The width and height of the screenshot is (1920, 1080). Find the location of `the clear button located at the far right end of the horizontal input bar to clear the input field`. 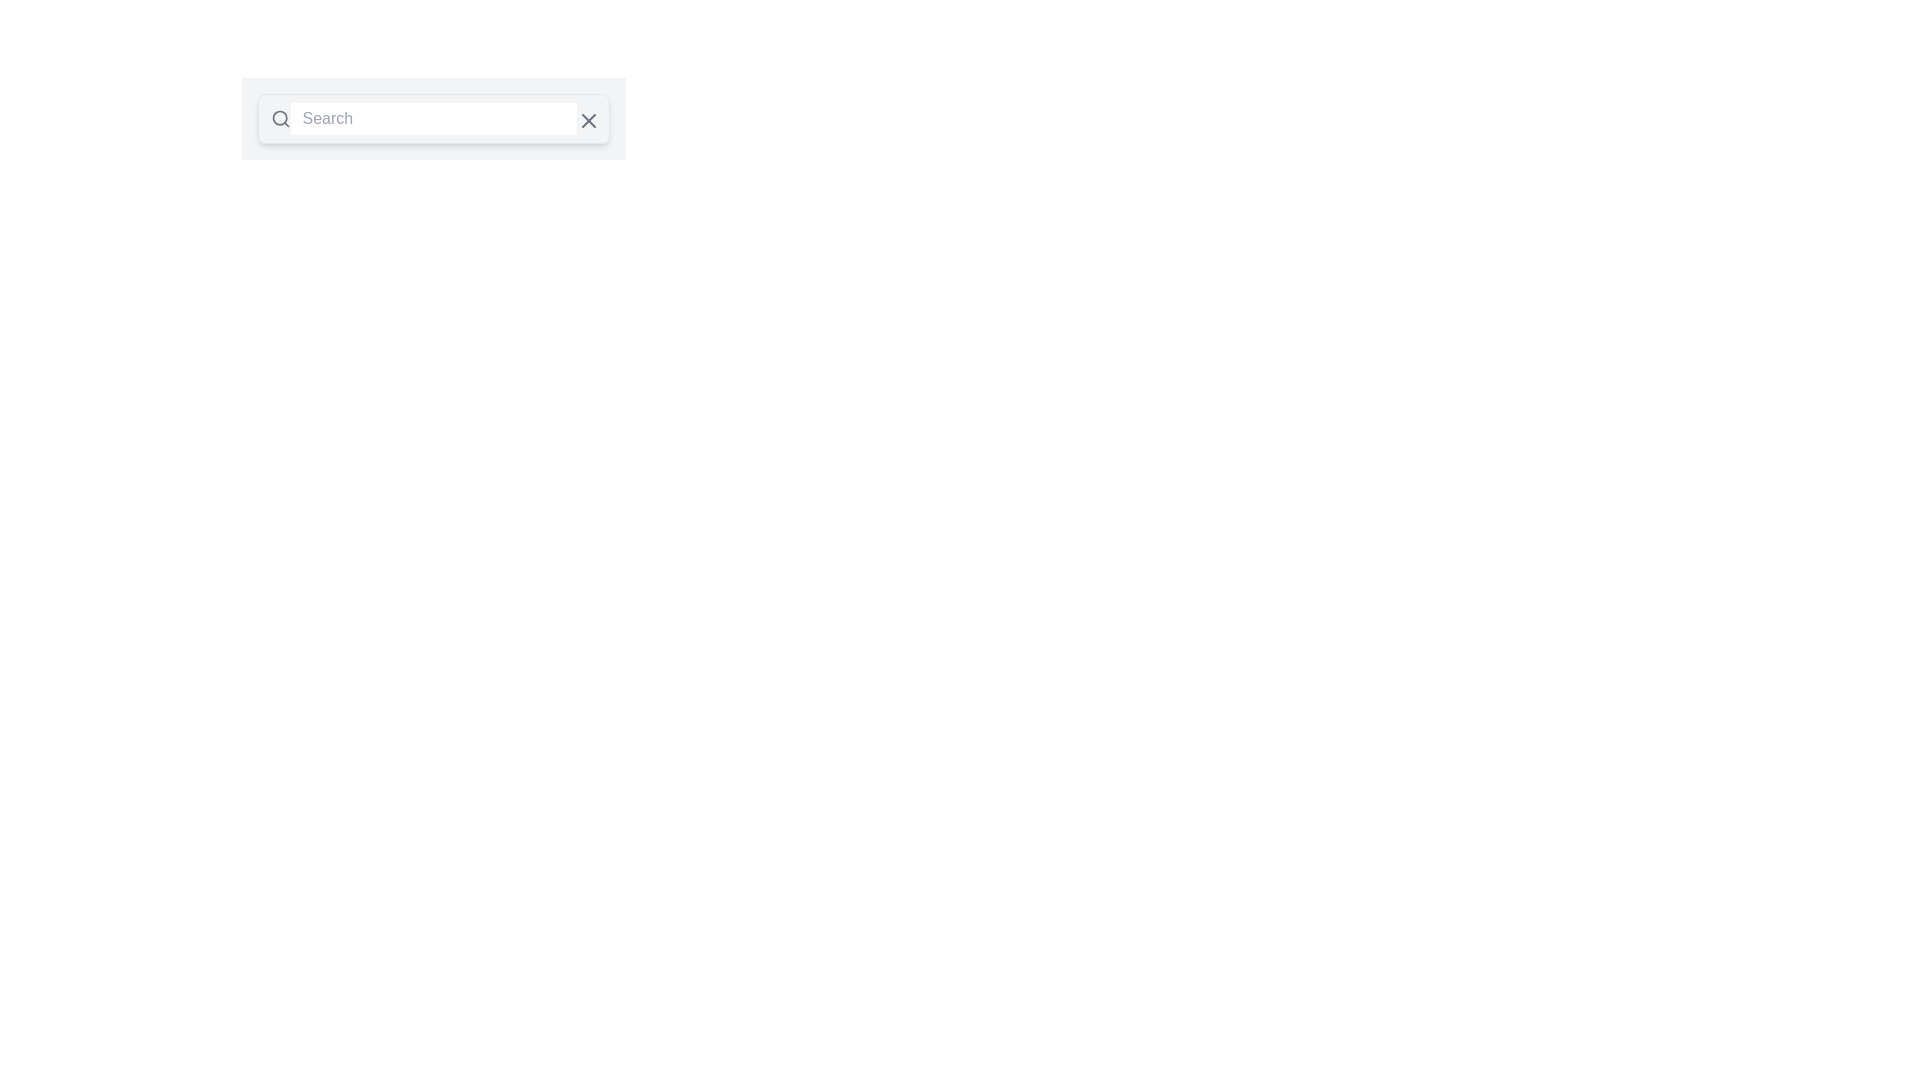

the clear button located at the far right end of the horizontal input bar to clear the input field is located at coordinates (585, 119).